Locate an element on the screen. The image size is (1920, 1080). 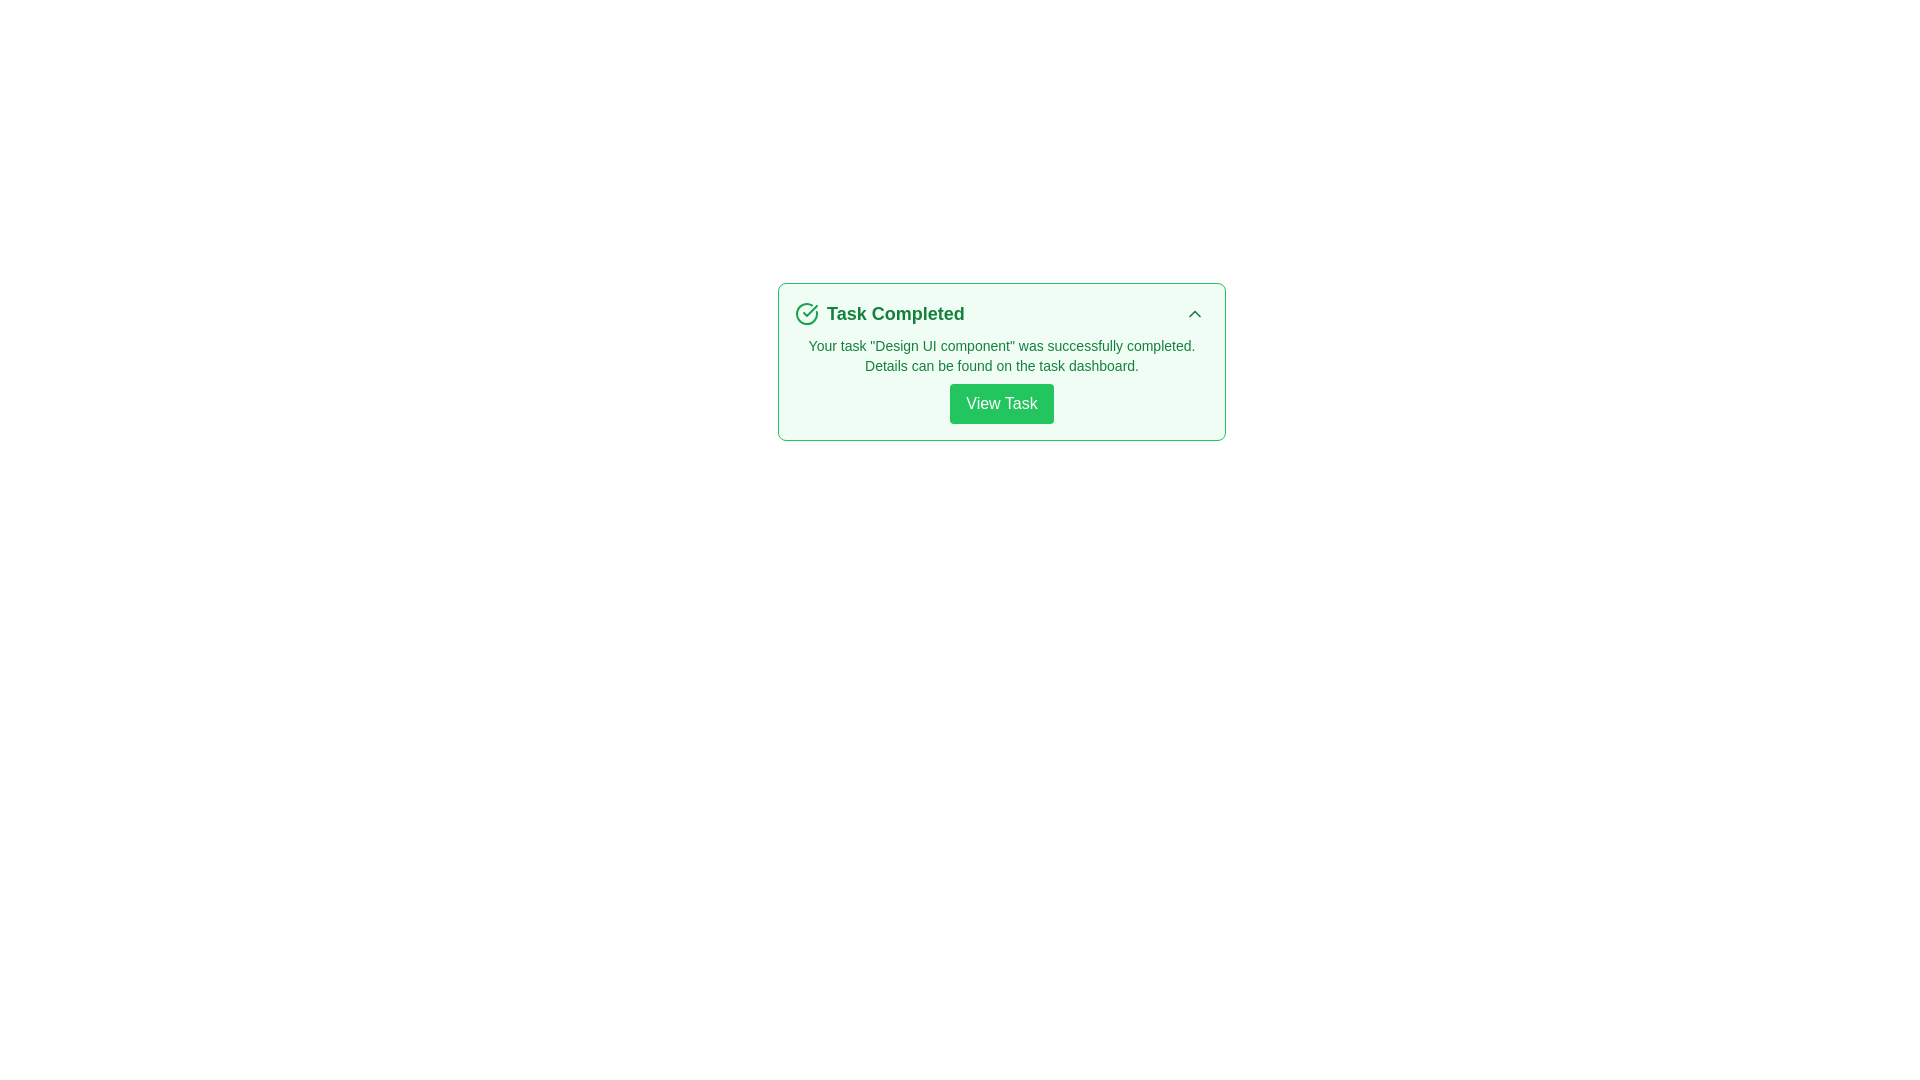
the 'View Task' button, which is a rectangular button with white text on a green background located at the bottom of the notification panel is located at coordinates (1002, 404).